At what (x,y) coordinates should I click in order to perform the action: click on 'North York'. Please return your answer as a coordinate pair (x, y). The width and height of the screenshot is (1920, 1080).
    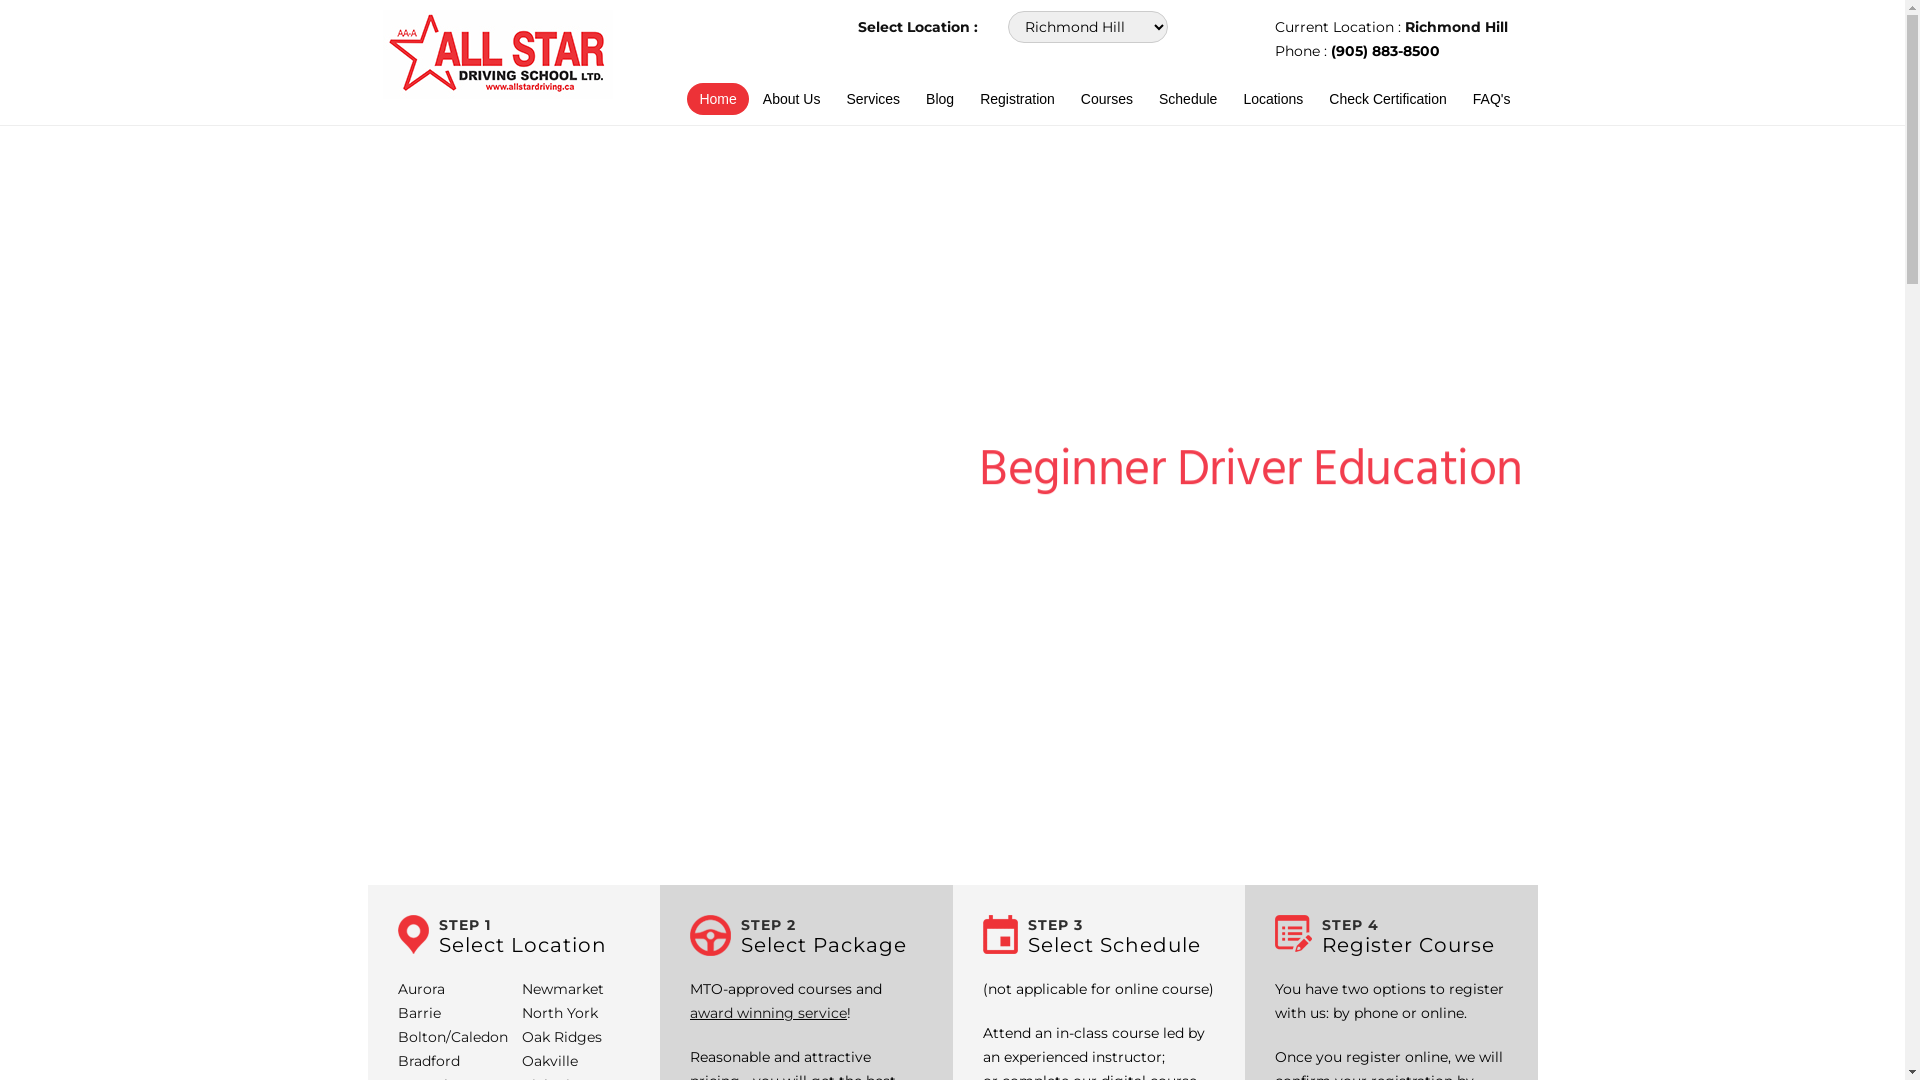
    Looking at the image, I should click on (560, 1013).